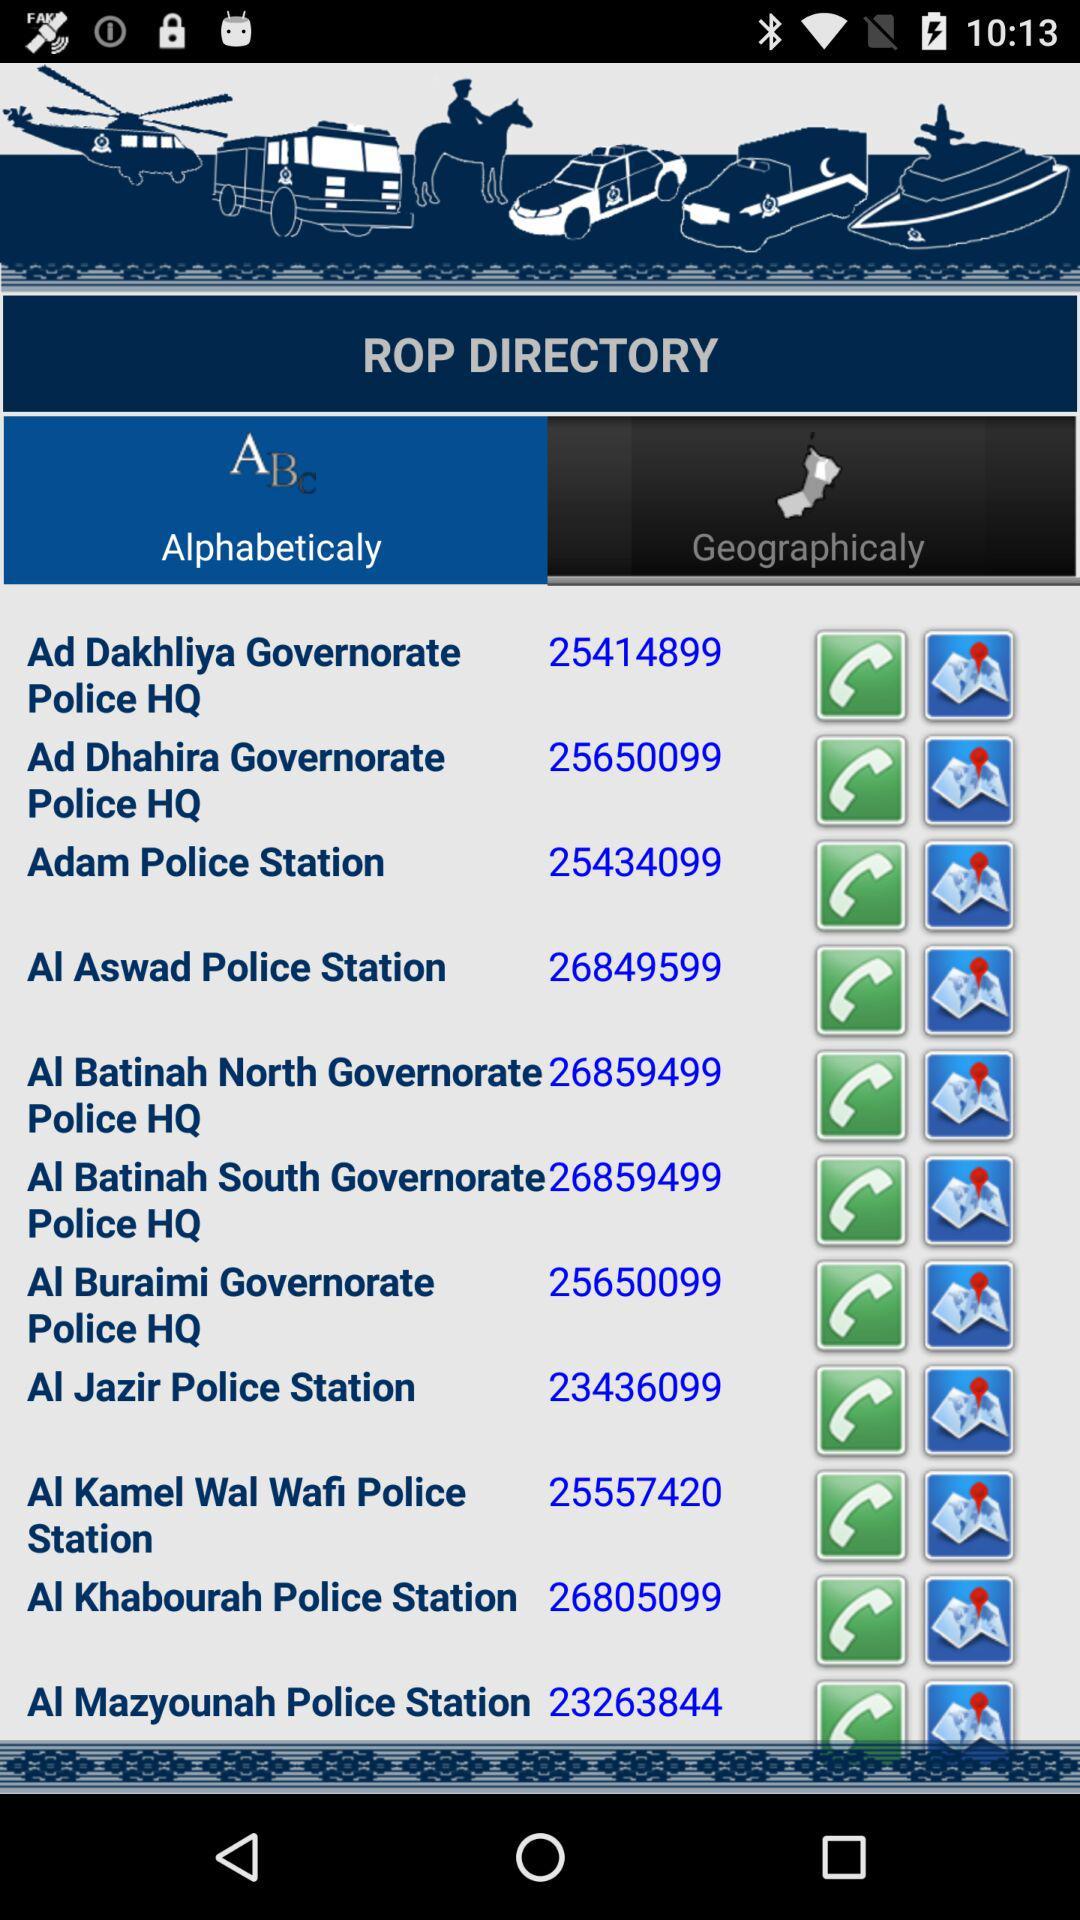 This screenshot has width=1080, height=1920. Describe the element at coordinates (859, 1173) in the screenshot. I see `the call icon` at that location.